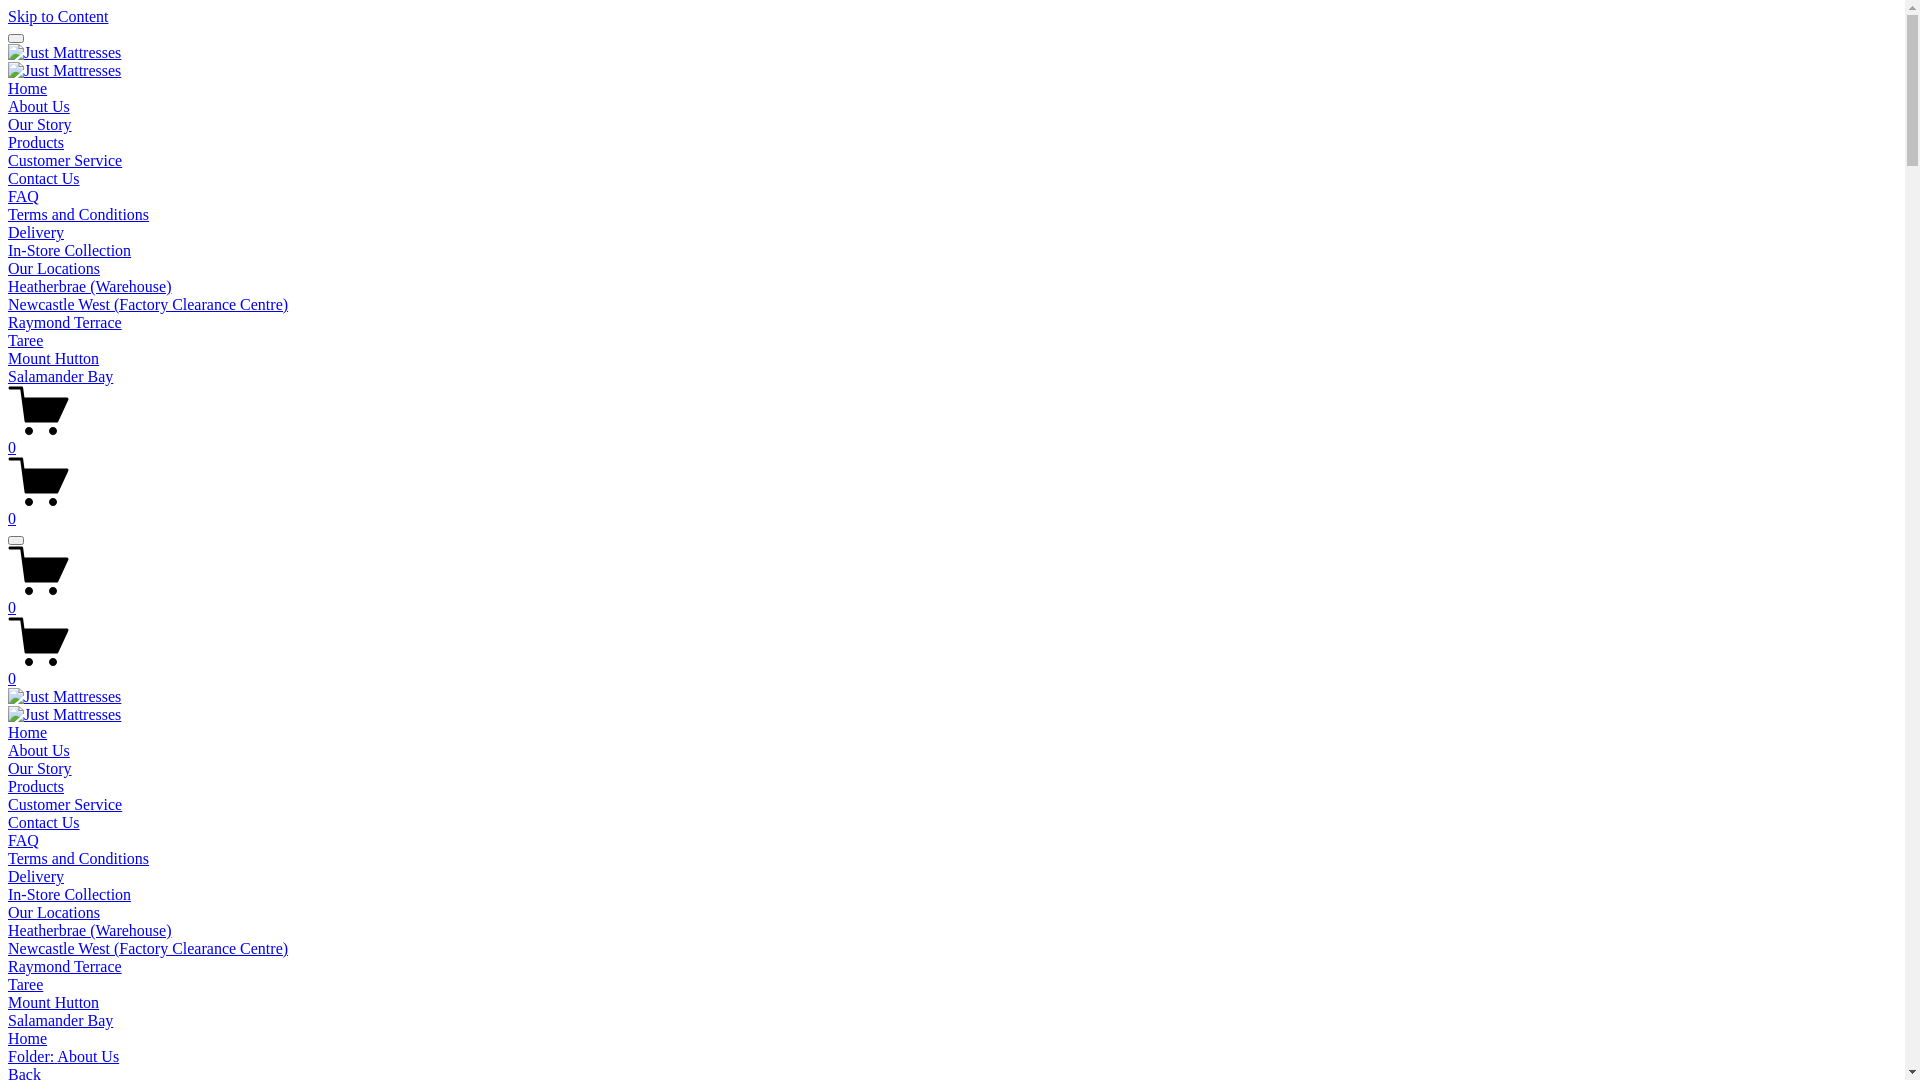 The image size is (1920, 1080). Describe the element at coordinates (65, 803) in the screenshot. I see `'Customer Service'` at that location.